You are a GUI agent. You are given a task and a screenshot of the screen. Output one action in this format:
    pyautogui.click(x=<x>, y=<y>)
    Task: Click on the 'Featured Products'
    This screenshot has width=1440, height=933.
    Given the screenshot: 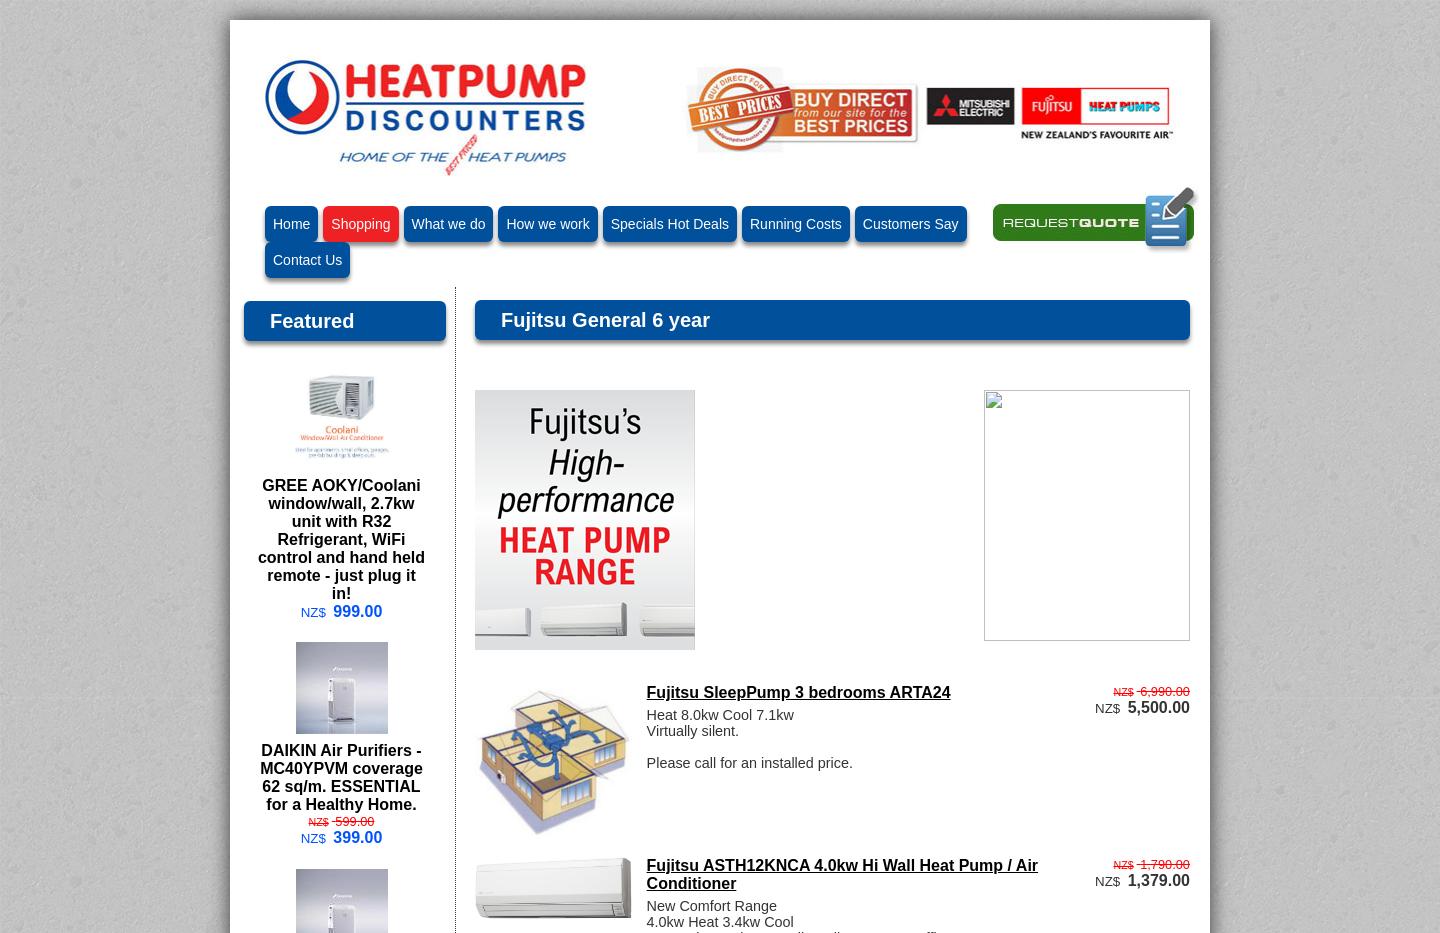 What is the action you would take?
    pyautogui.click(x=301, y=338)
    